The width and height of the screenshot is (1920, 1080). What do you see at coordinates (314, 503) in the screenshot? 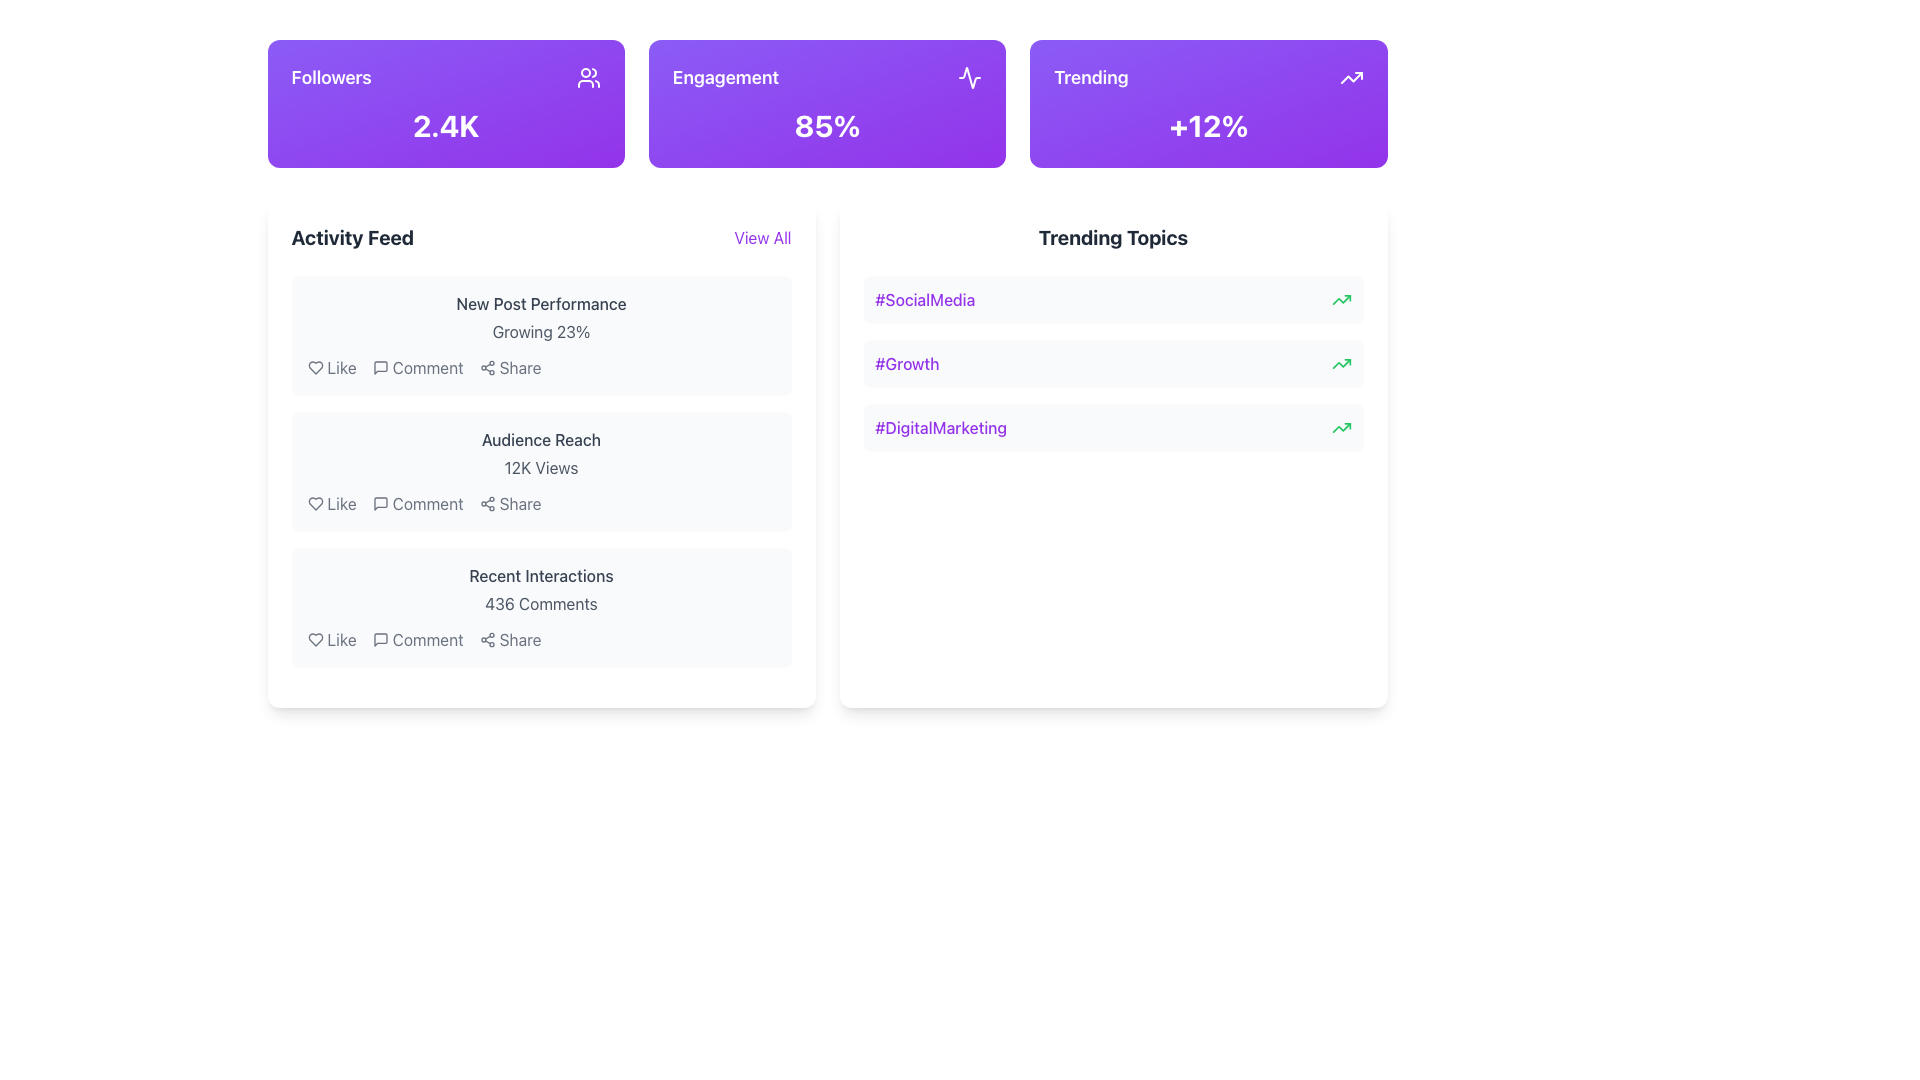
I see `the heart-shaped icon next to the 'Like' text in the activity feed under the 'Audience Reach' section` at bounding box center [314, 503].